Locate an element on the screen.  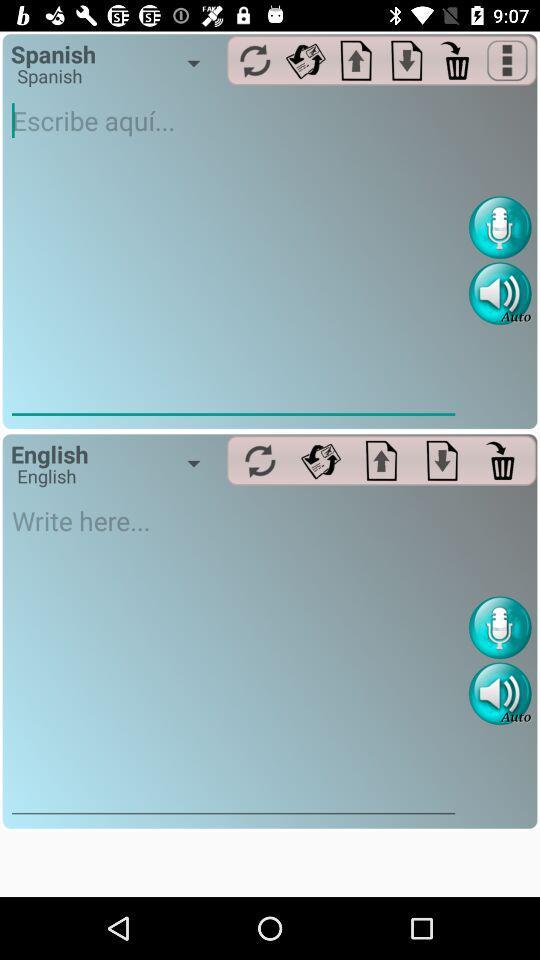
the refresh icon is located at coordinates (260, 460).